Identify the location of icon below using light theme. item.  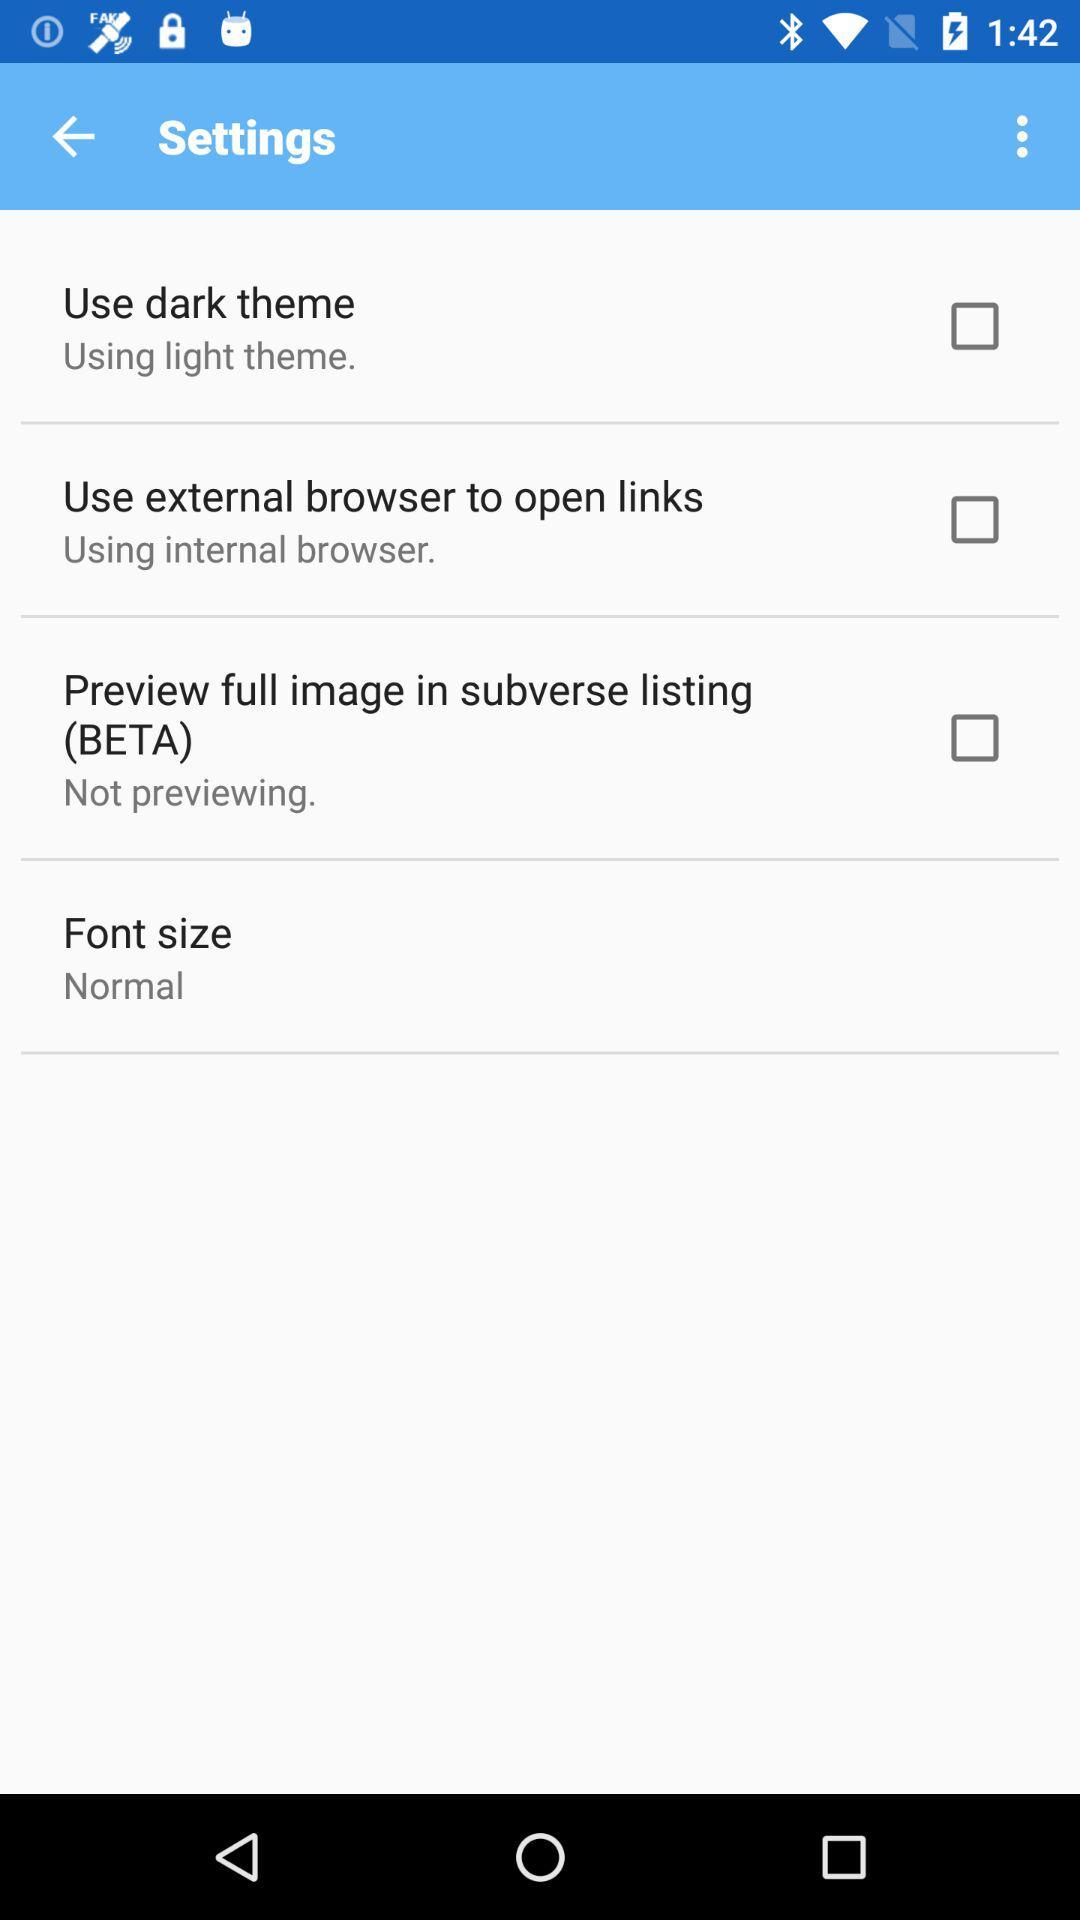
(383, 494).